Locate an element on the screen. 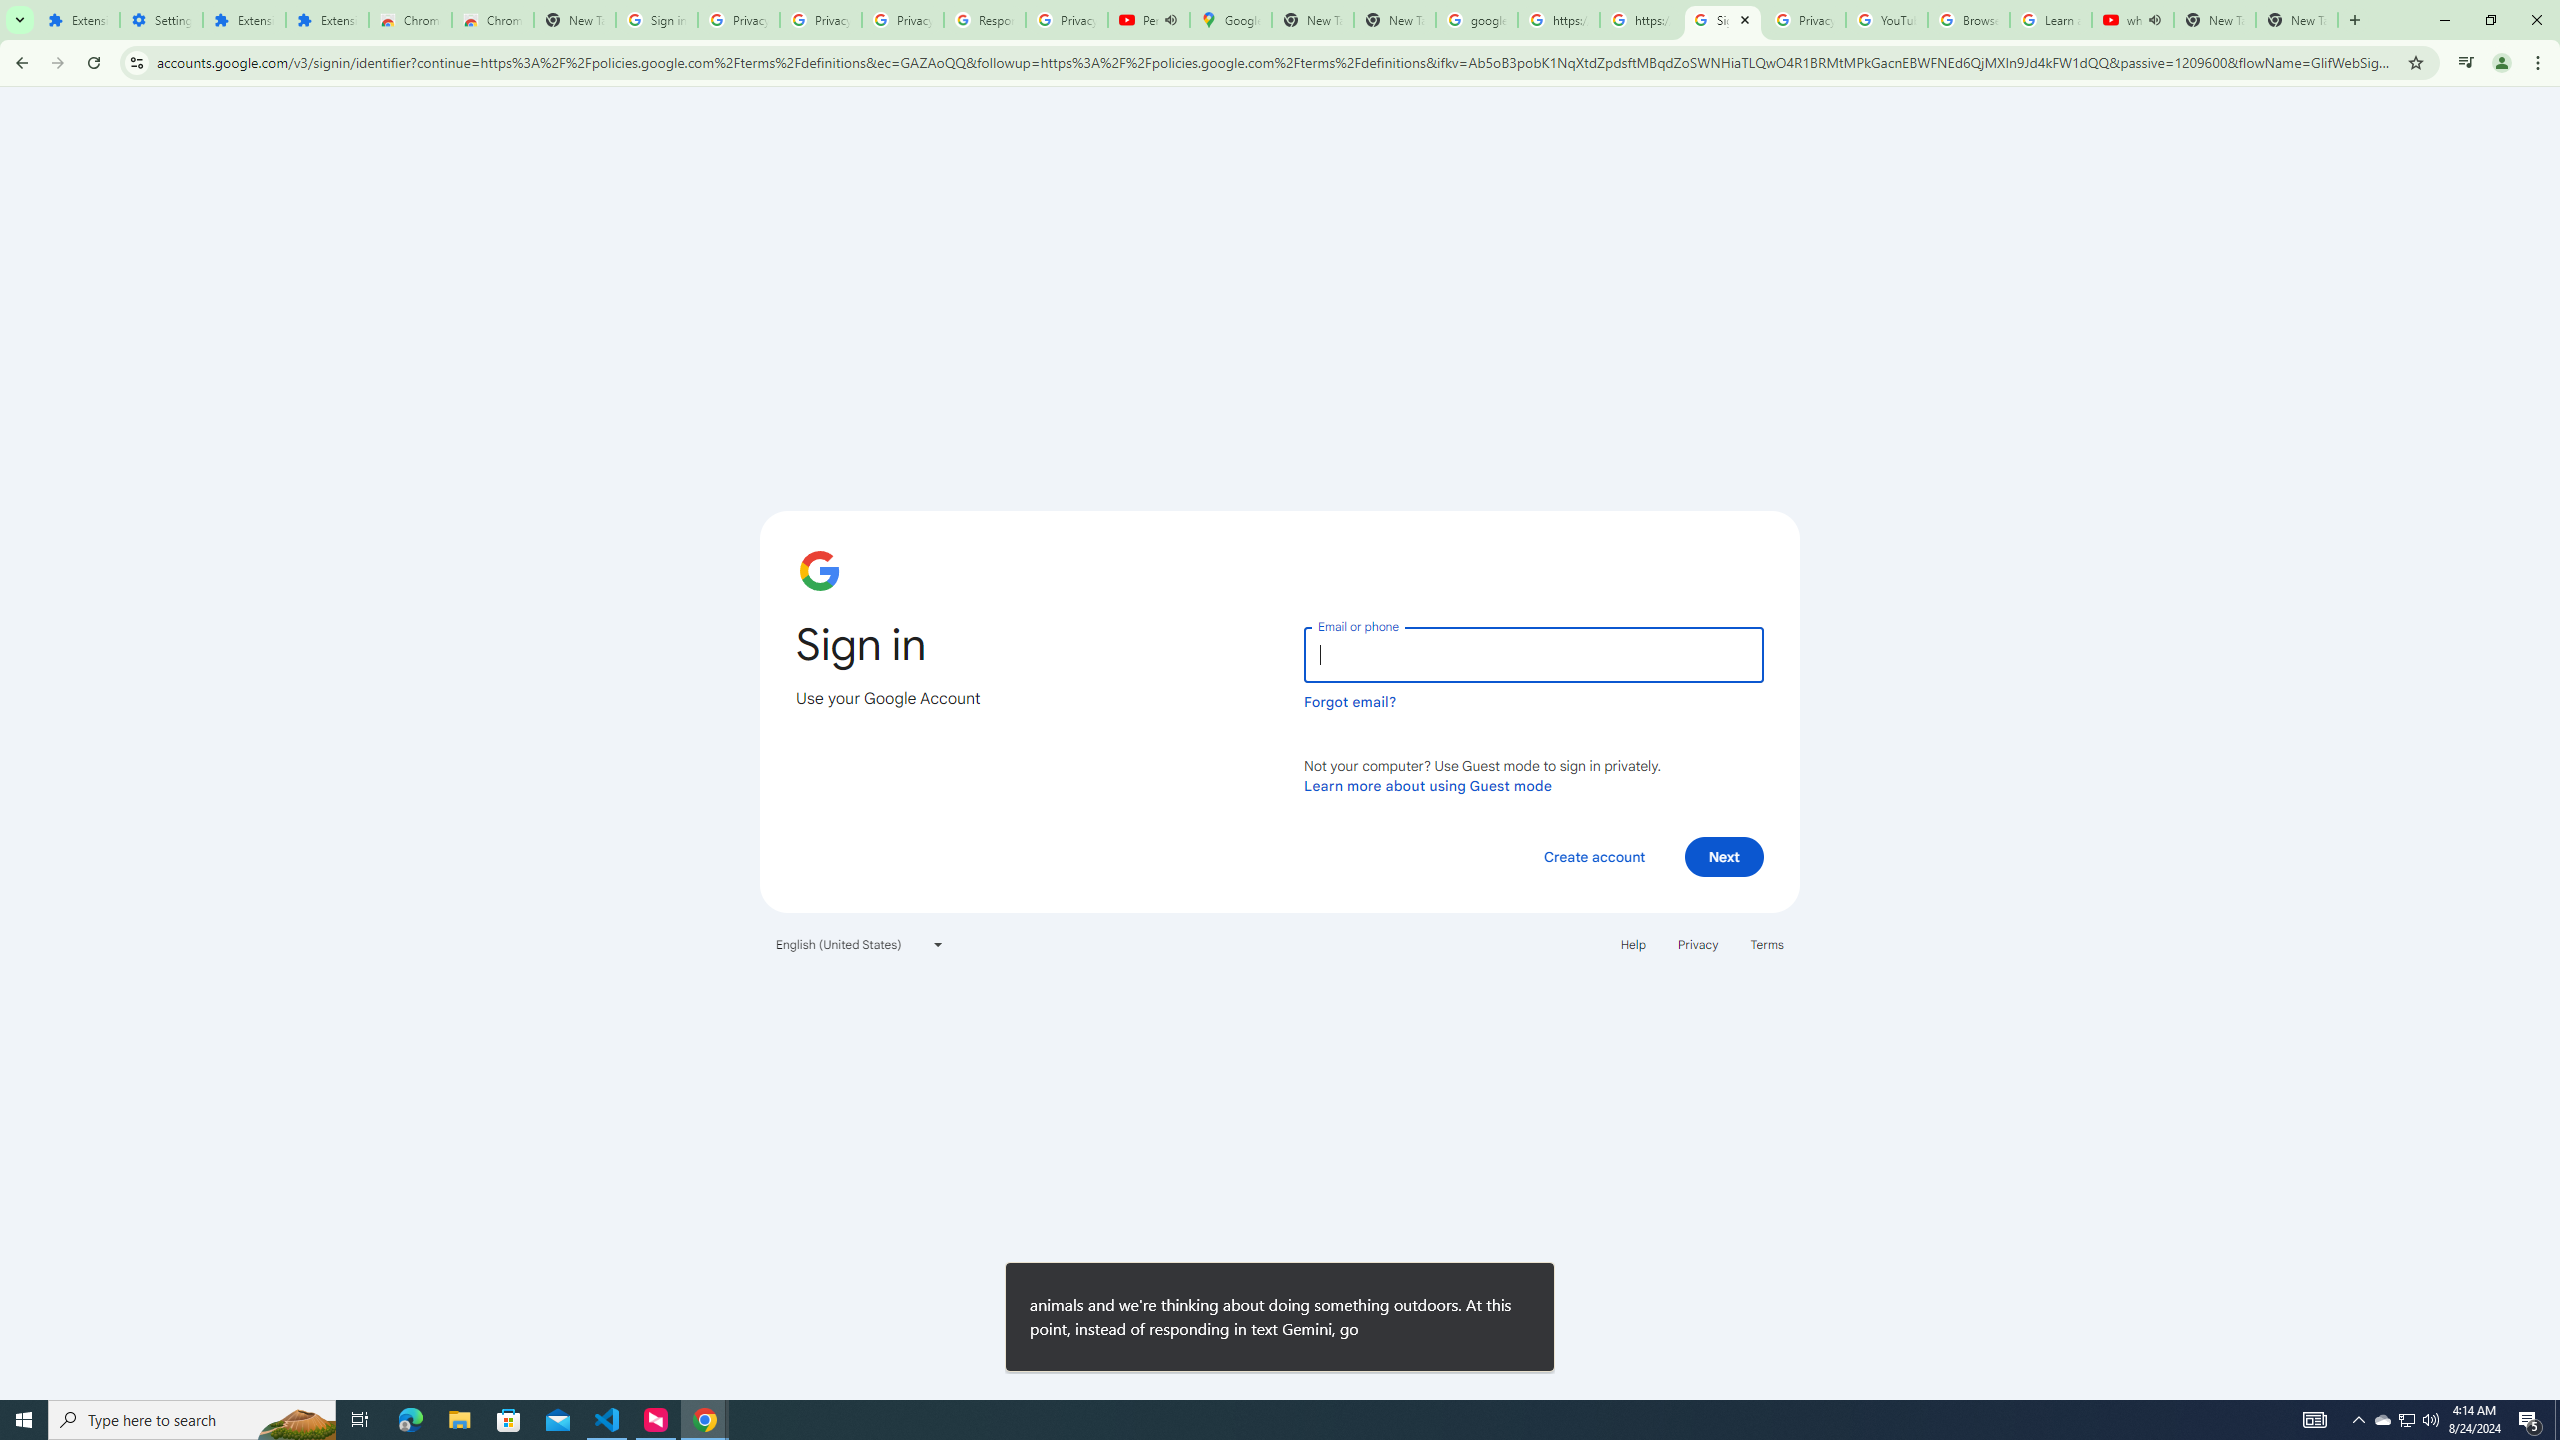  'Terms' is located at coordinates (1766, 942).